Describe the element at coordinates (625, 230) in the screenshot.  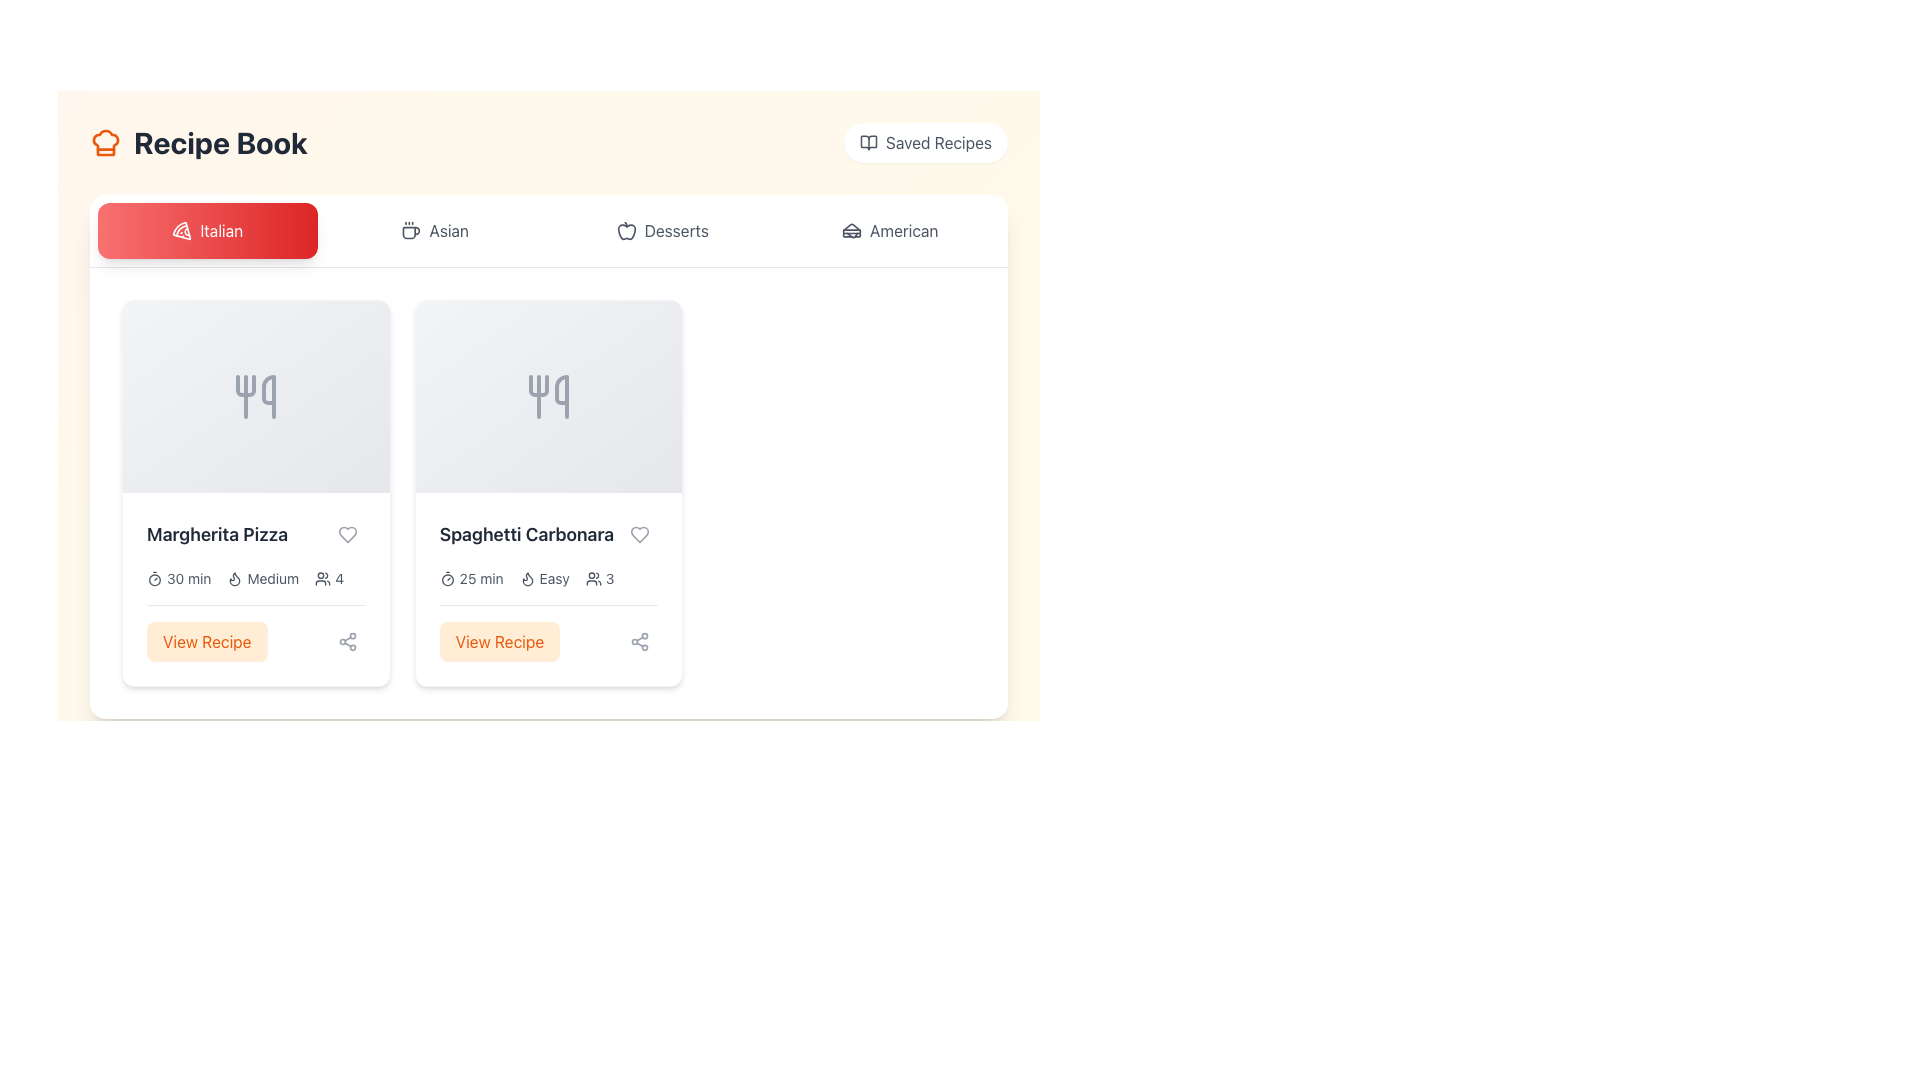
I see `the apple-shaped icon with a dark gray stroke located to the left of the 'Desserts' text label in the navigation bar` at that location.